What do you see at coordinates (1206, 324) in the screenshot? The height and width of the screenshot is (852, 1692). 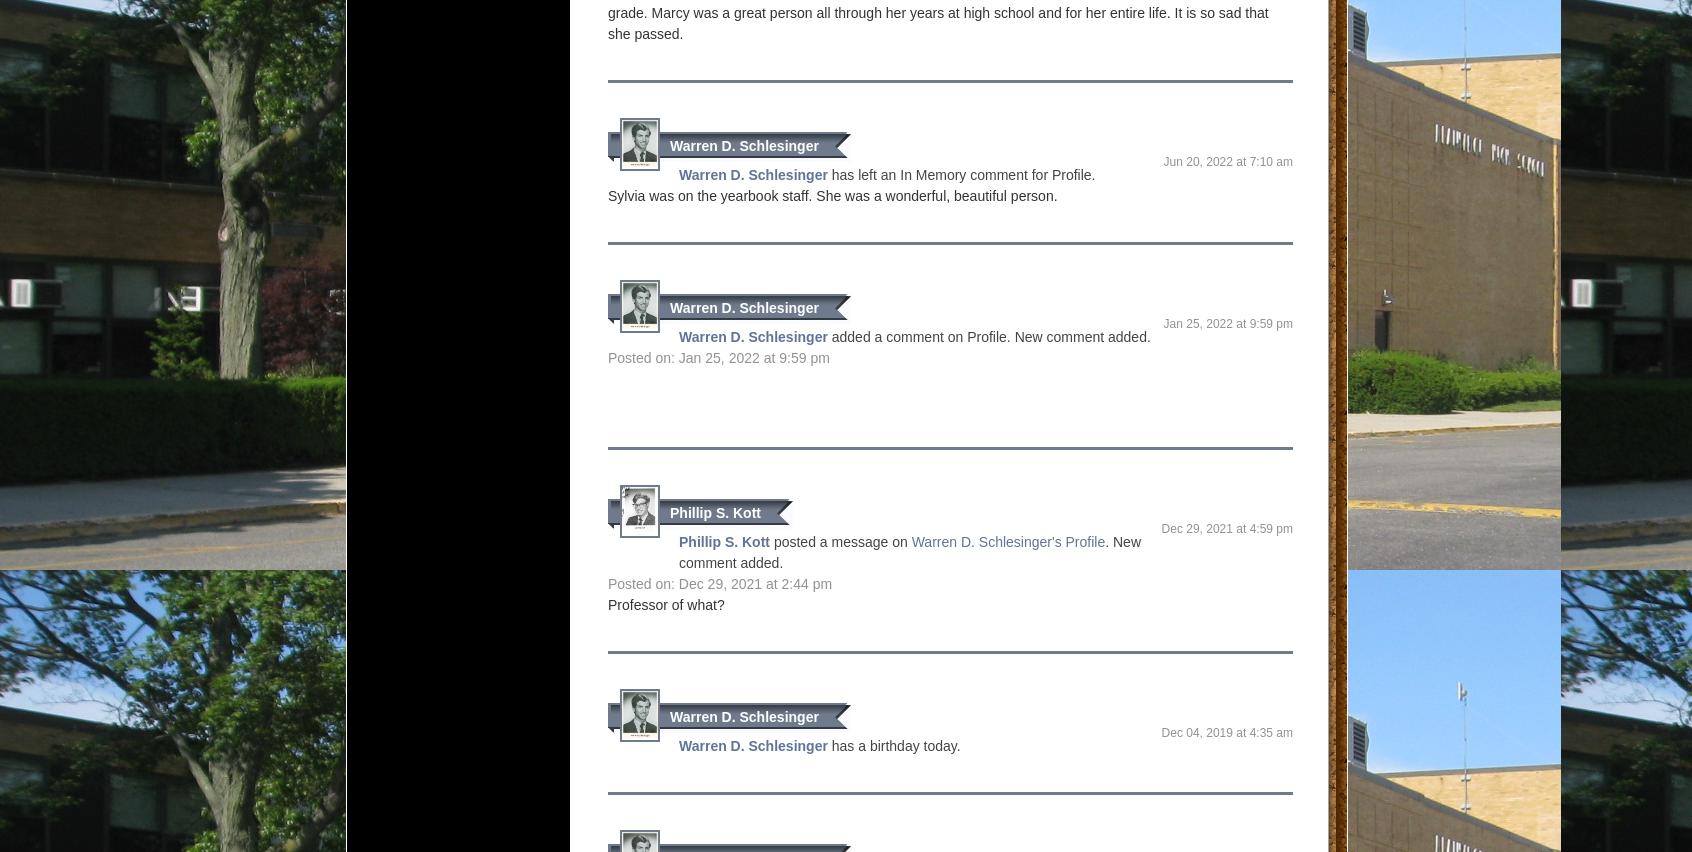 I see `'Jan 25, 2022 at'` at bounding box center [1206, 324].